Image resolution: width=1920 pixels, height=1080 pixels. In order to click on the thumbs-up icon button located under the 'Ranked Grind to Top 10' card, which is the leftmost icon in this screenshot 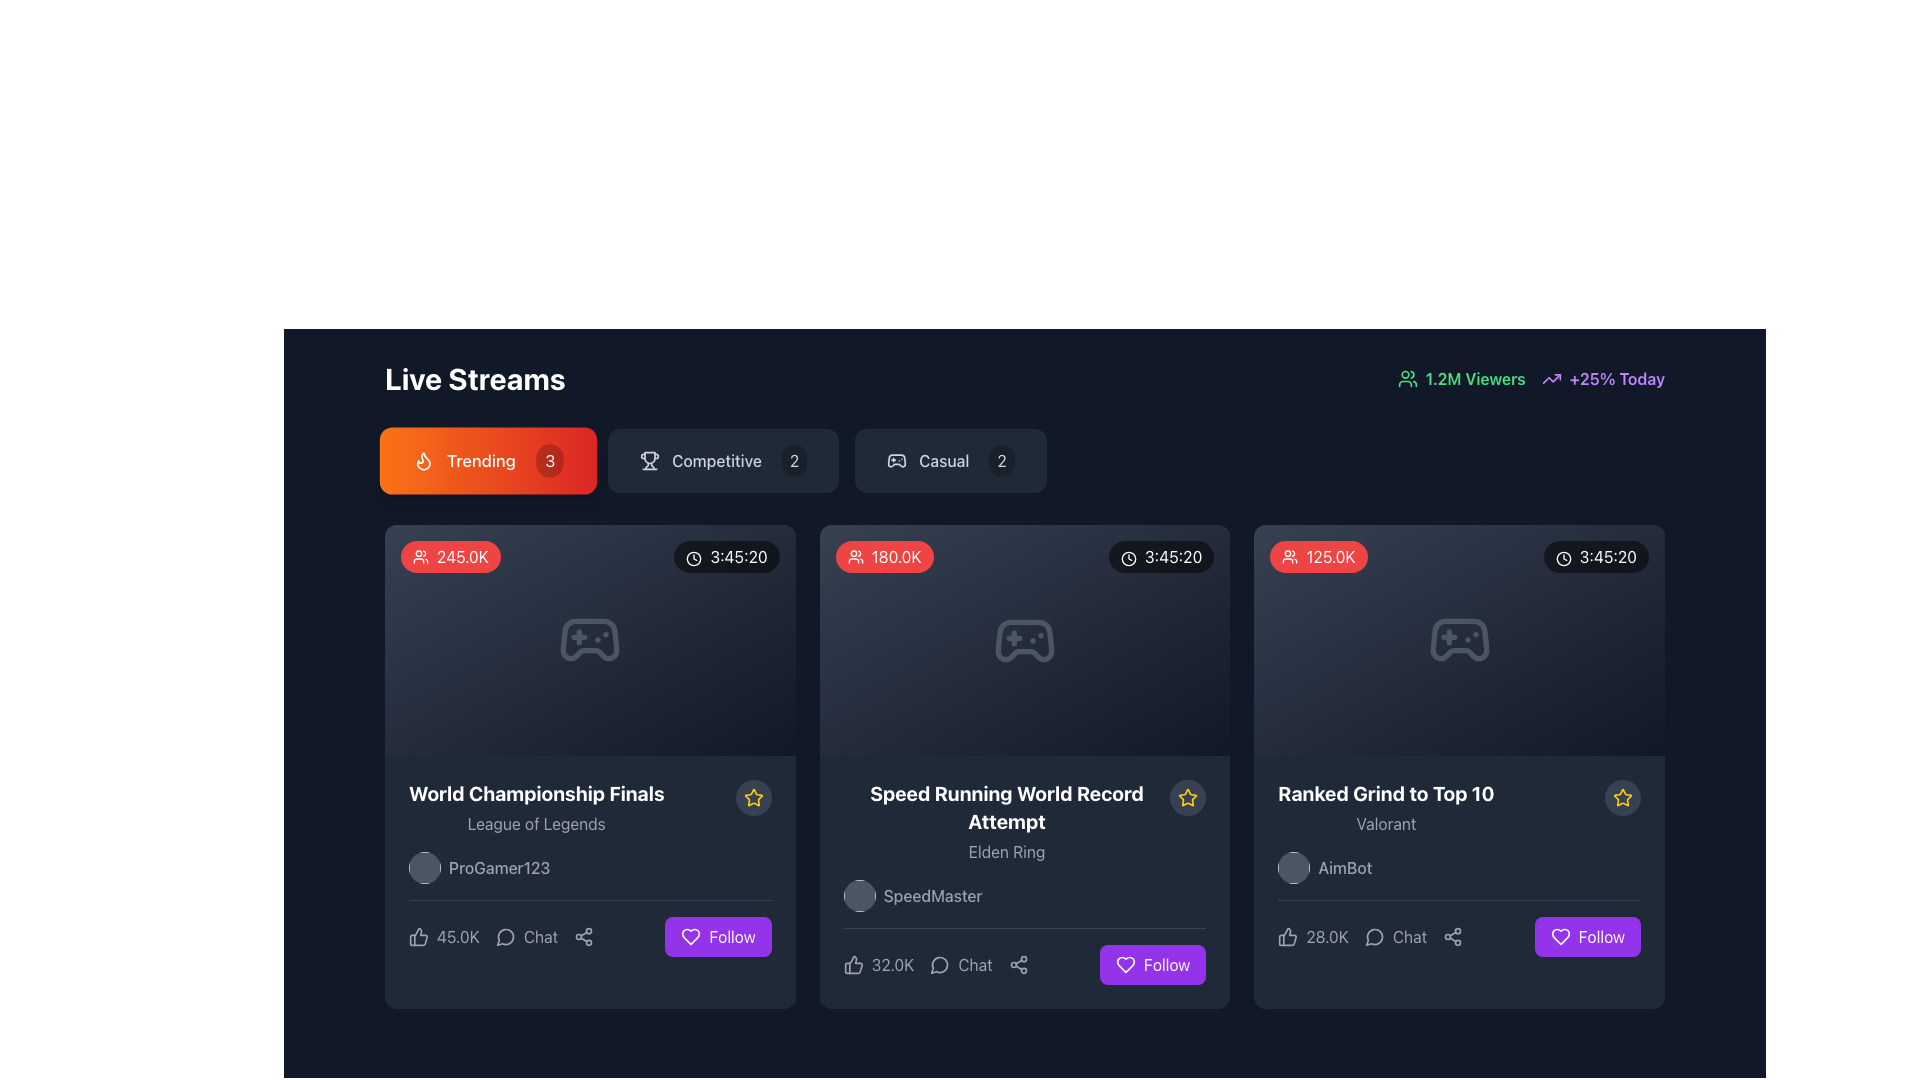, I will do `click(1288, 937)`.